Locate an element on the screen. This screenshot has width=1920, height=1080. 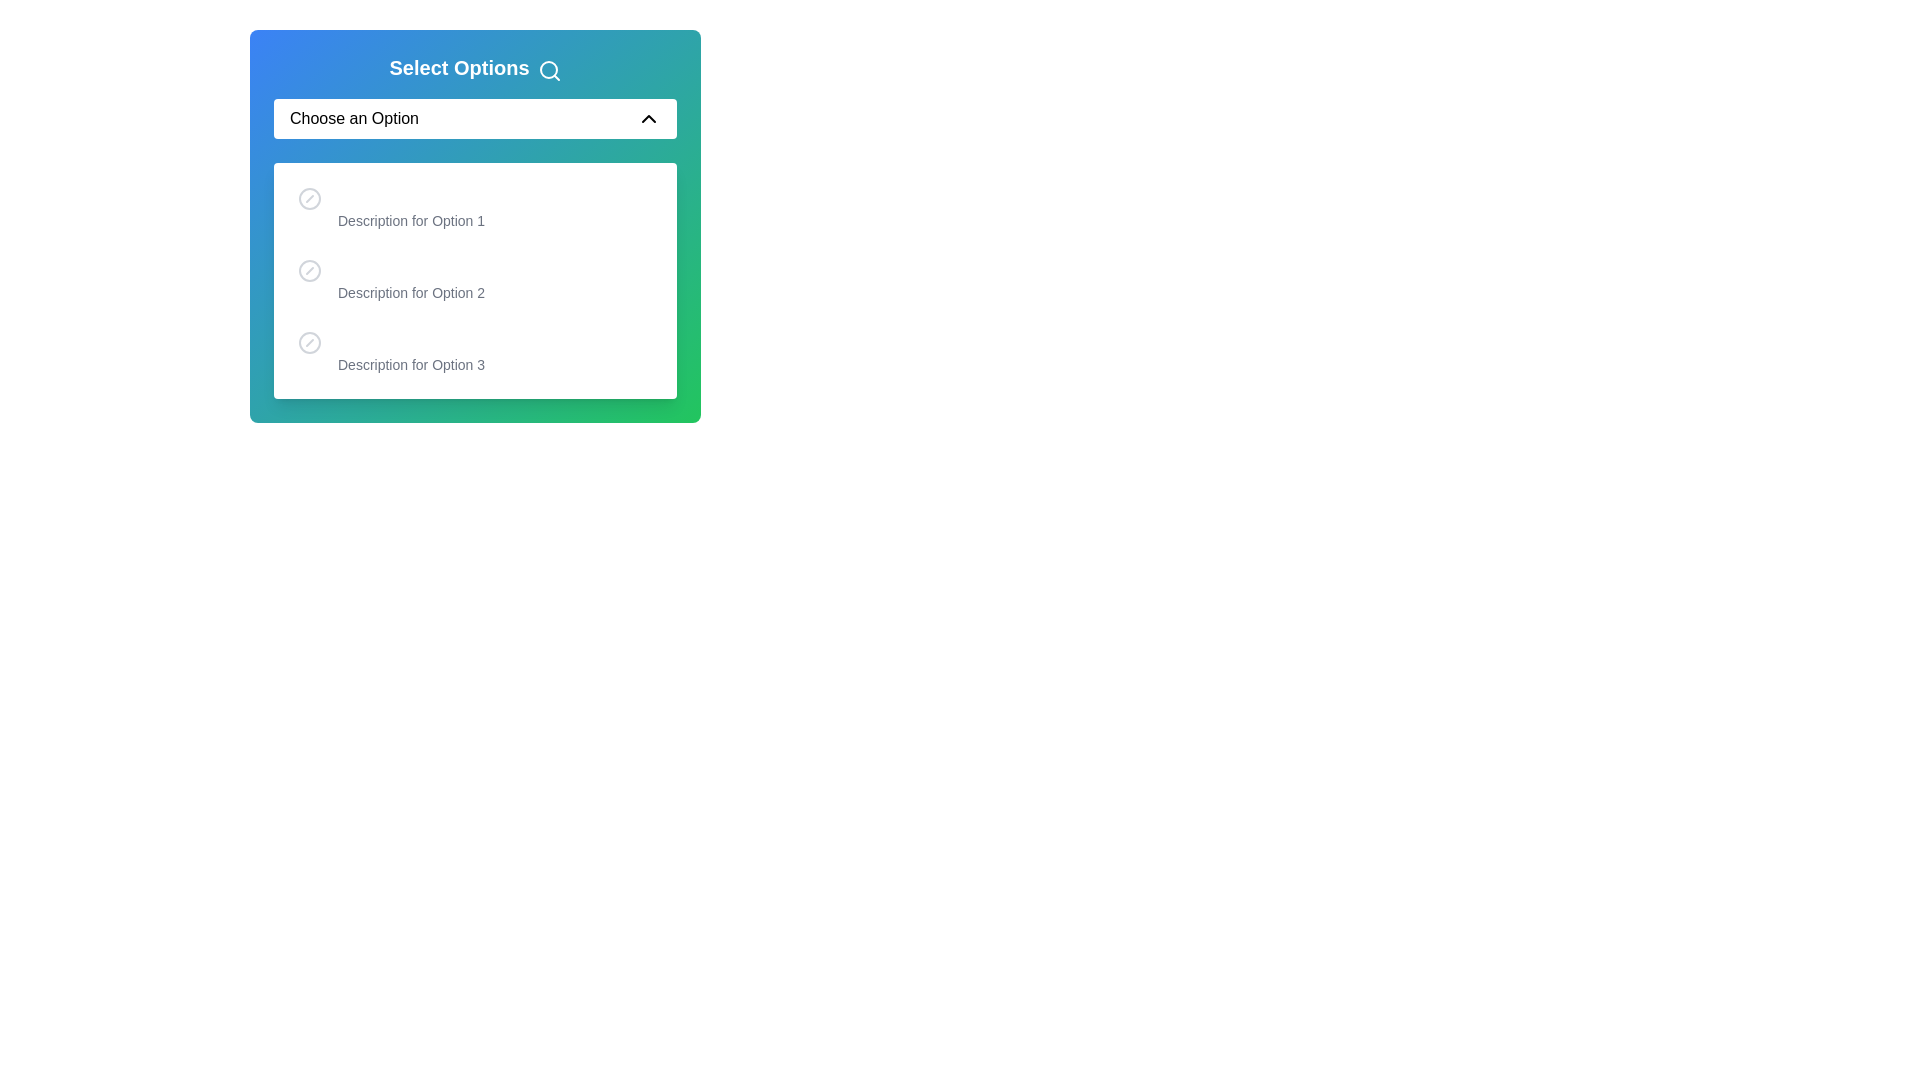
the upward-pointing chevron icon located to the right of the 'Choose an Option' text is located at coordinates (648, 118).